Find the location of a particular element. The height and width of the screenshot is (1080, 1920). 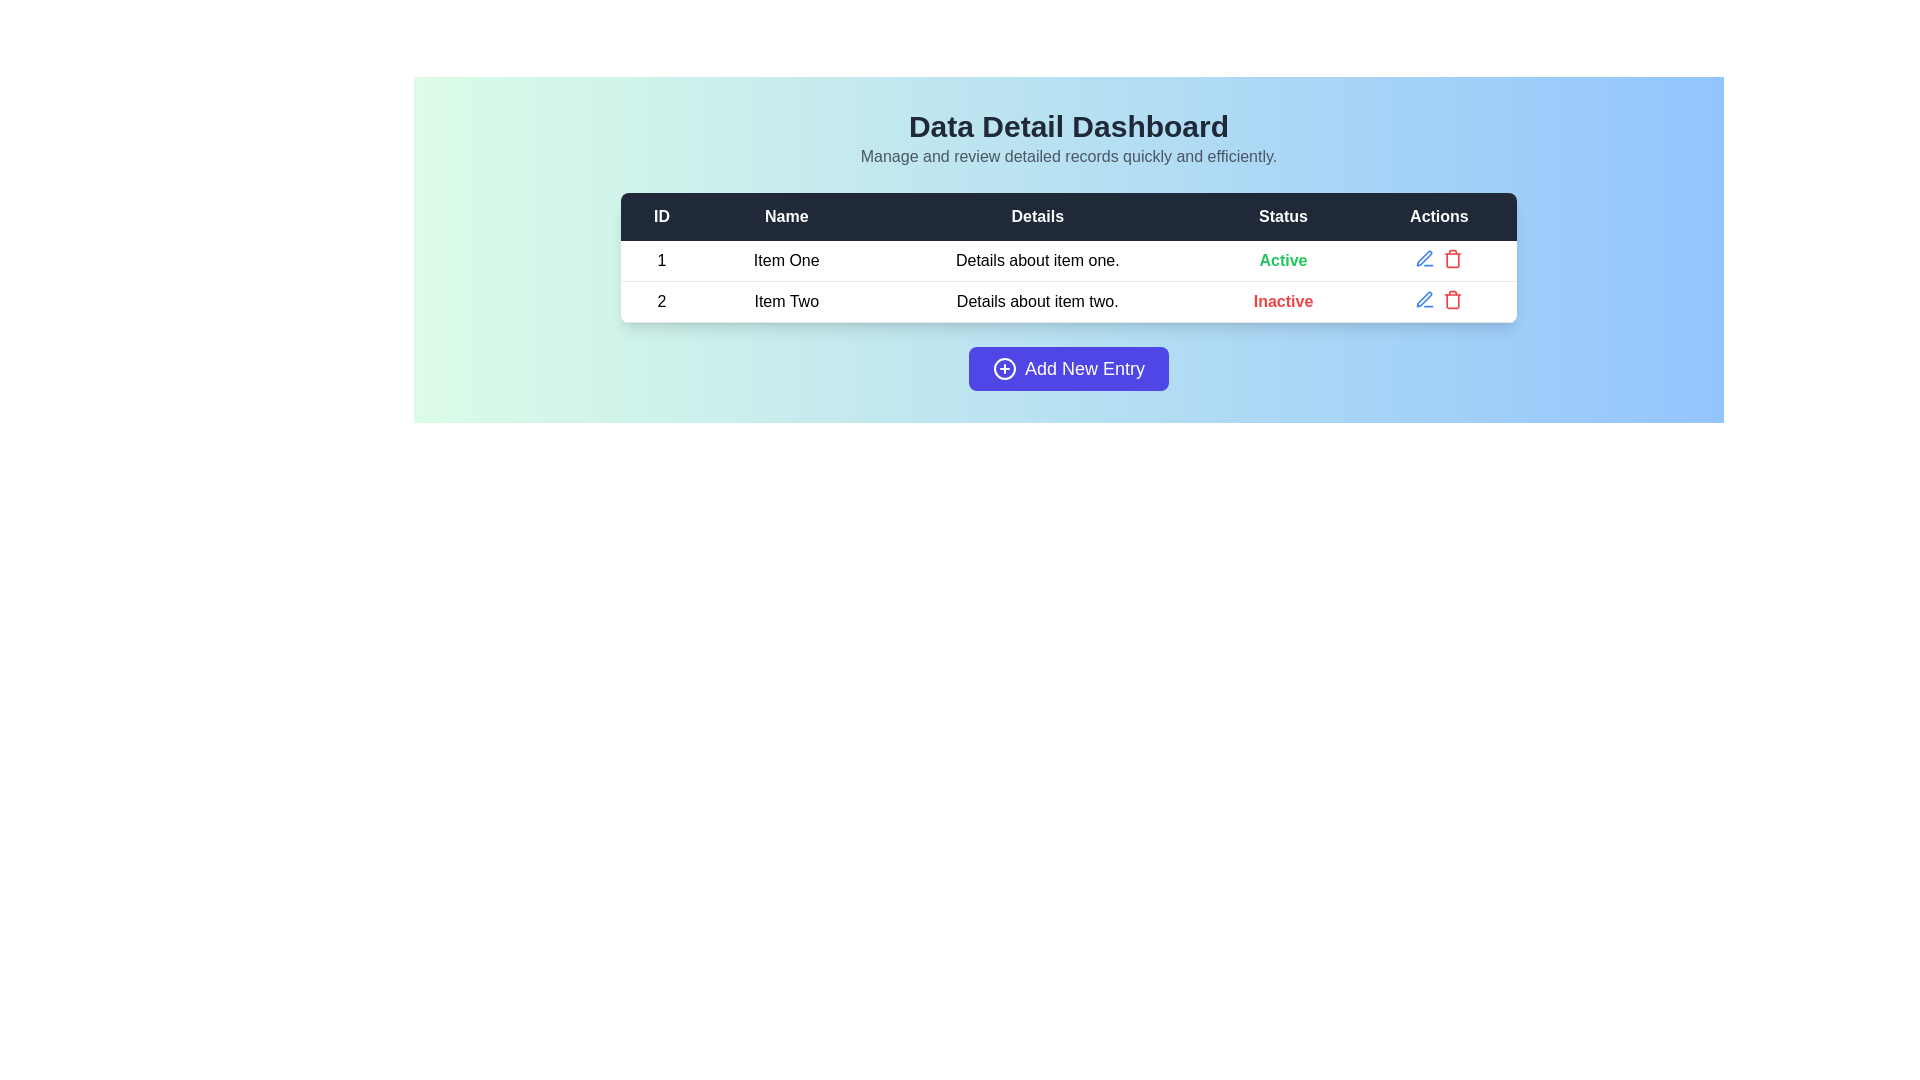

the red trash can icon in the Actions column is located at coordinates (1438, 257).